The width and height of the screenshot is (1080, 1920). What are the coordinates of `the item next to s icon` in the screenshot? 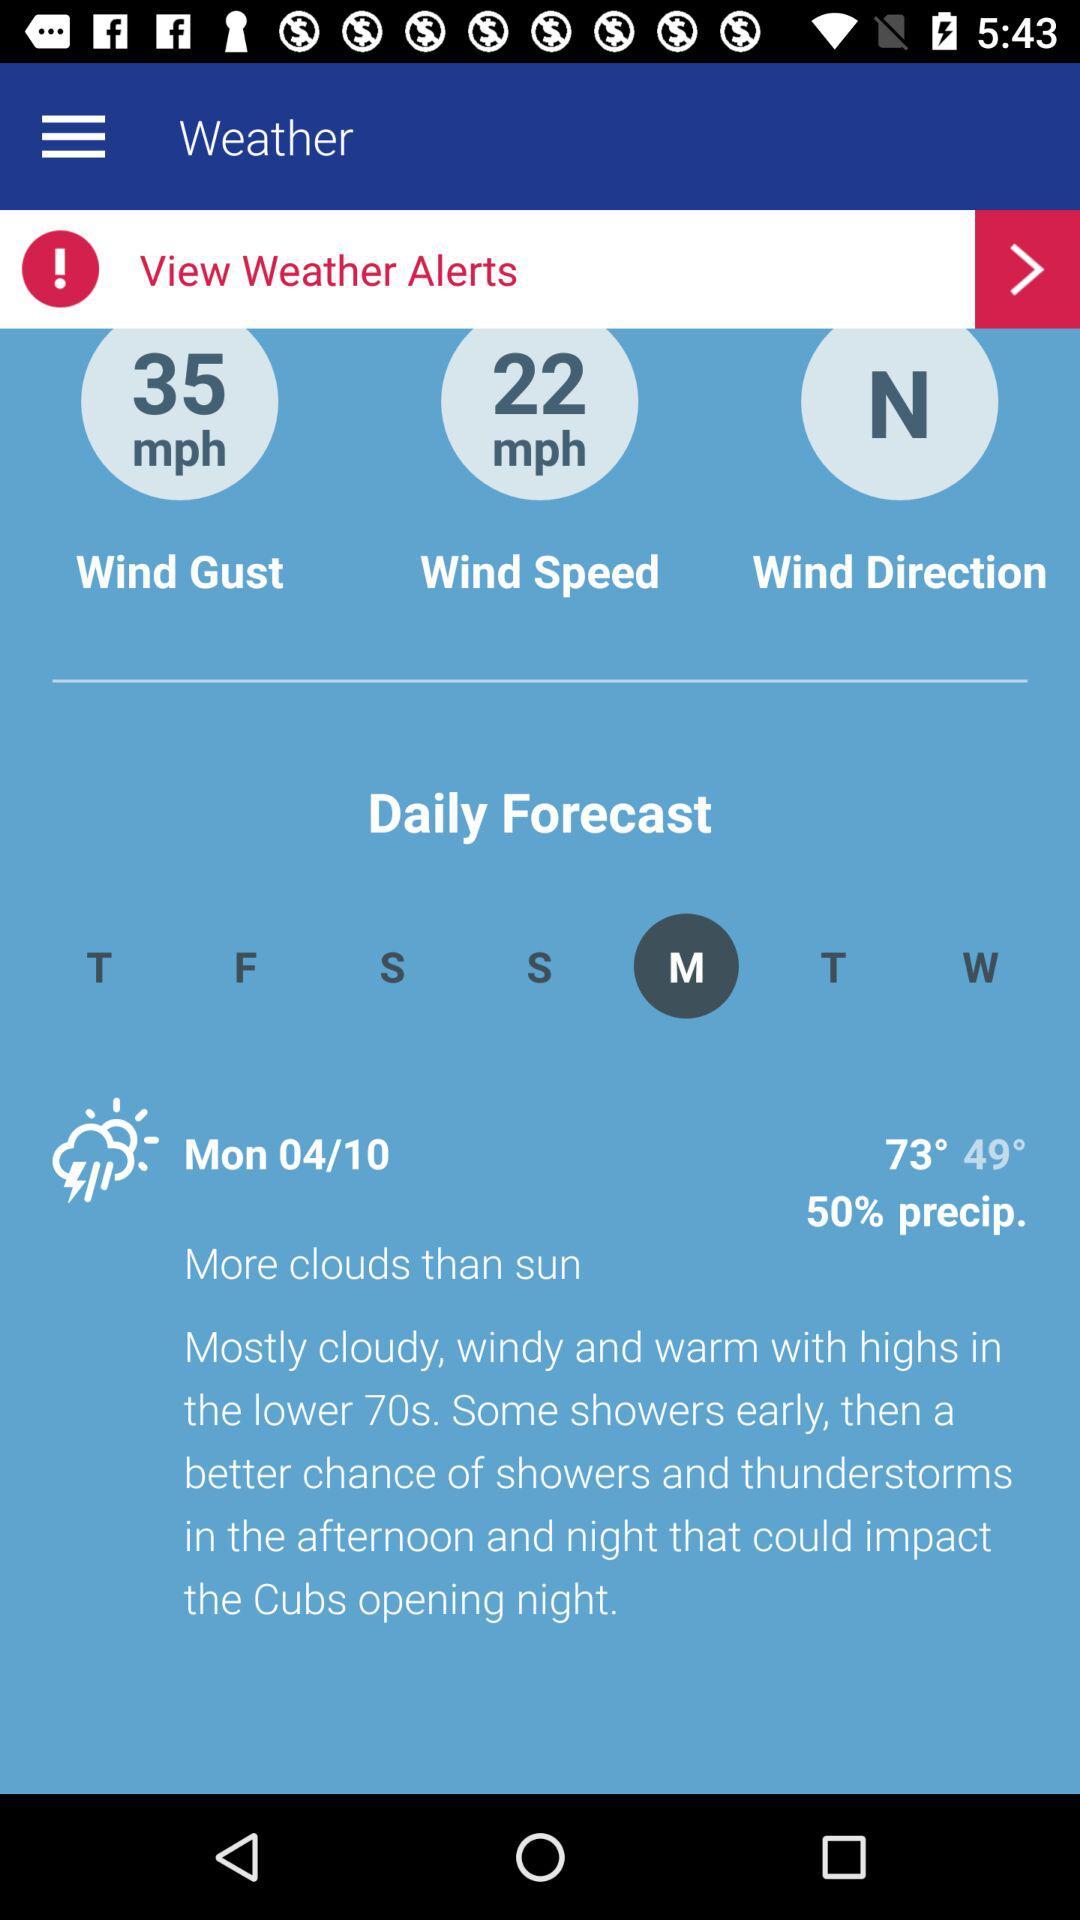 It's located at (685, 965).